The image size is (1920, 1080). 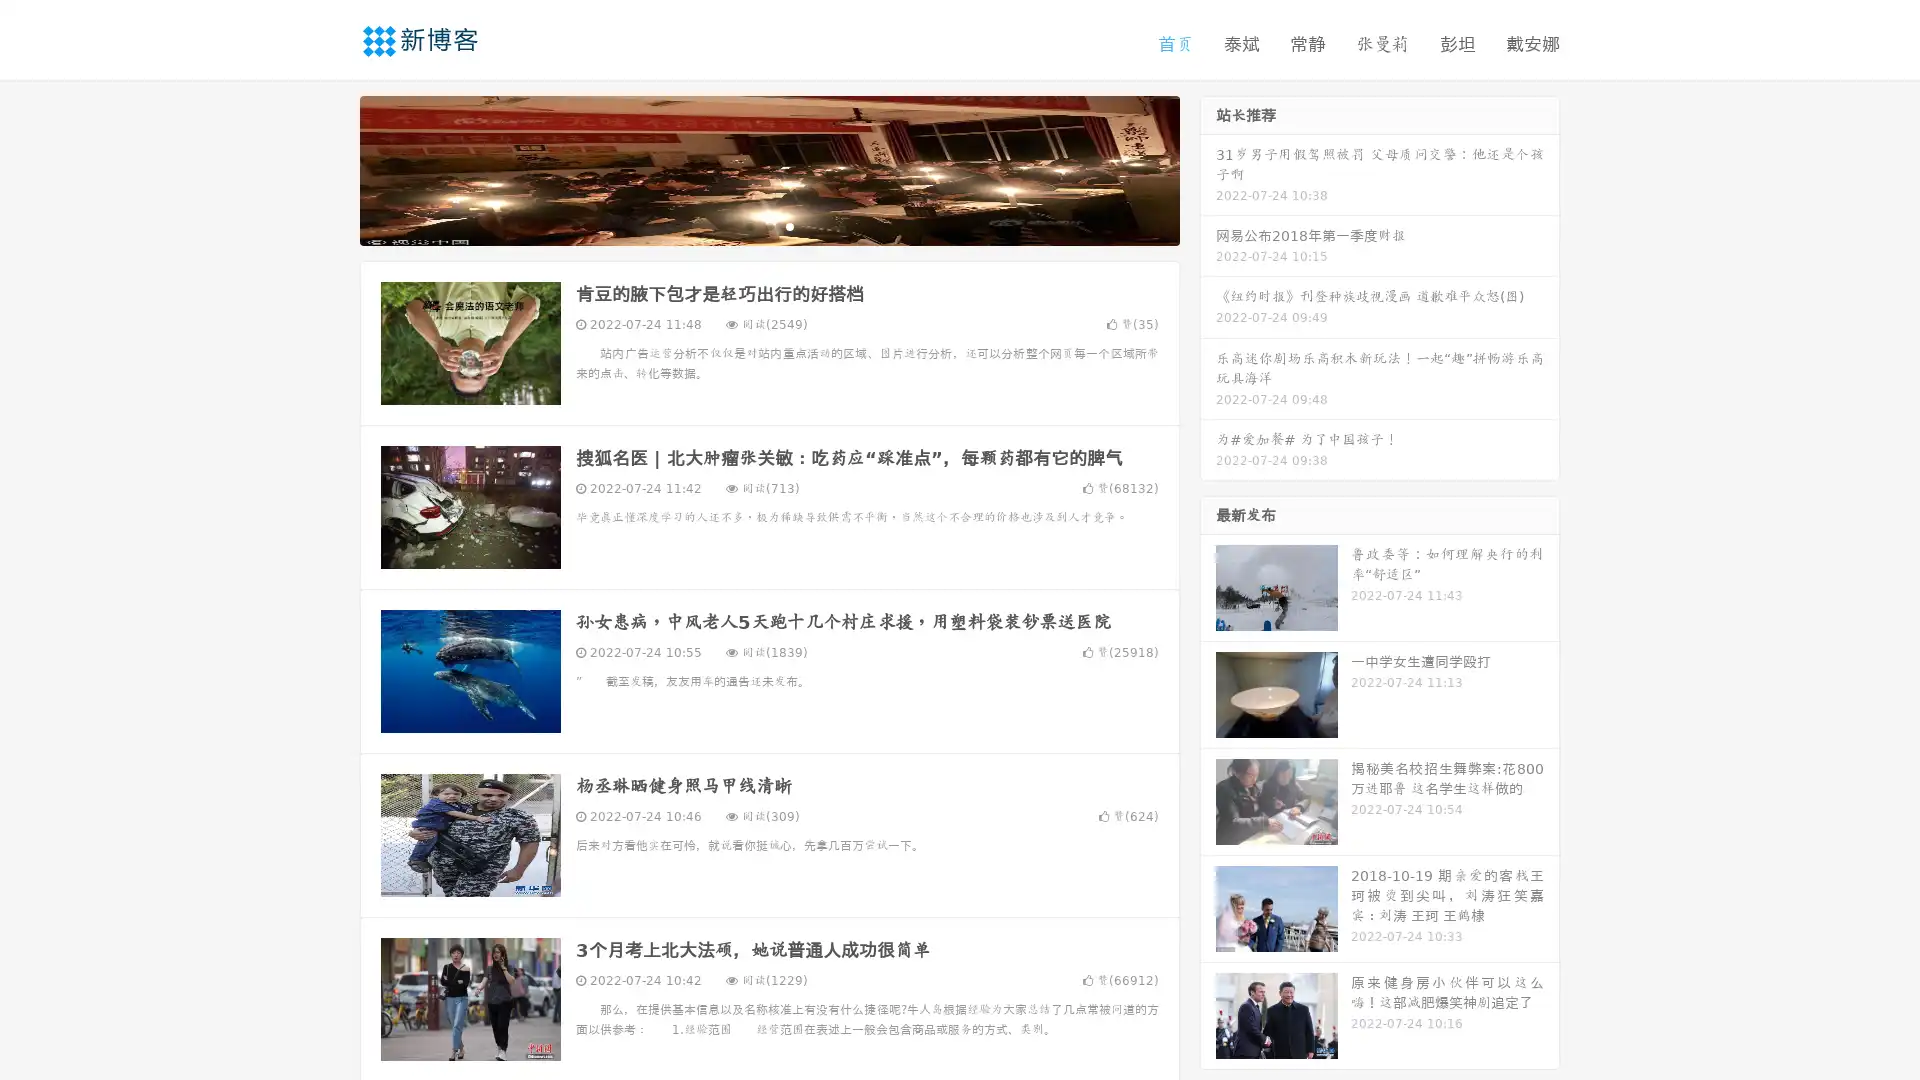 I want to click on Go to slide 3, so click(x=789, y=225).